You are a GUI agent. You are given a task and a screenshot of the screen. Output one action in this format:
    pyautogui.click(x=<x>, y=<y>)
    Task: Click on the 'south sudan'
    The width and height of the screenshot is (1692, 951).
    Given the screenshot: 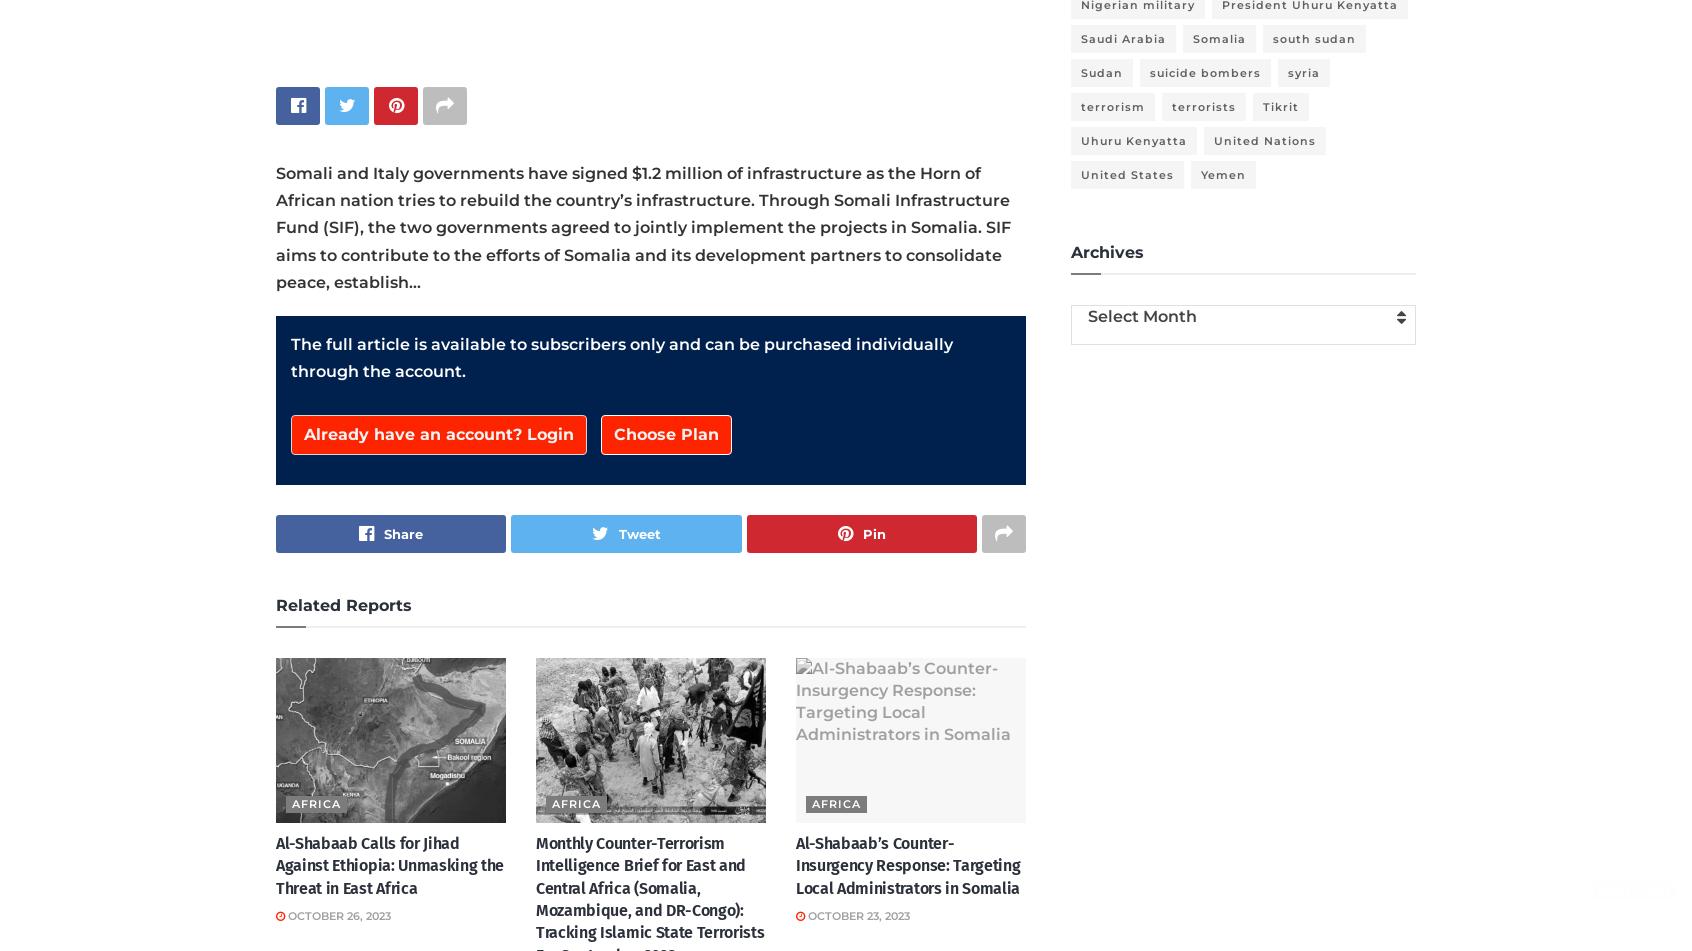 What is the action you would take?
    pyautogui.click(x=1313, y=38)
    